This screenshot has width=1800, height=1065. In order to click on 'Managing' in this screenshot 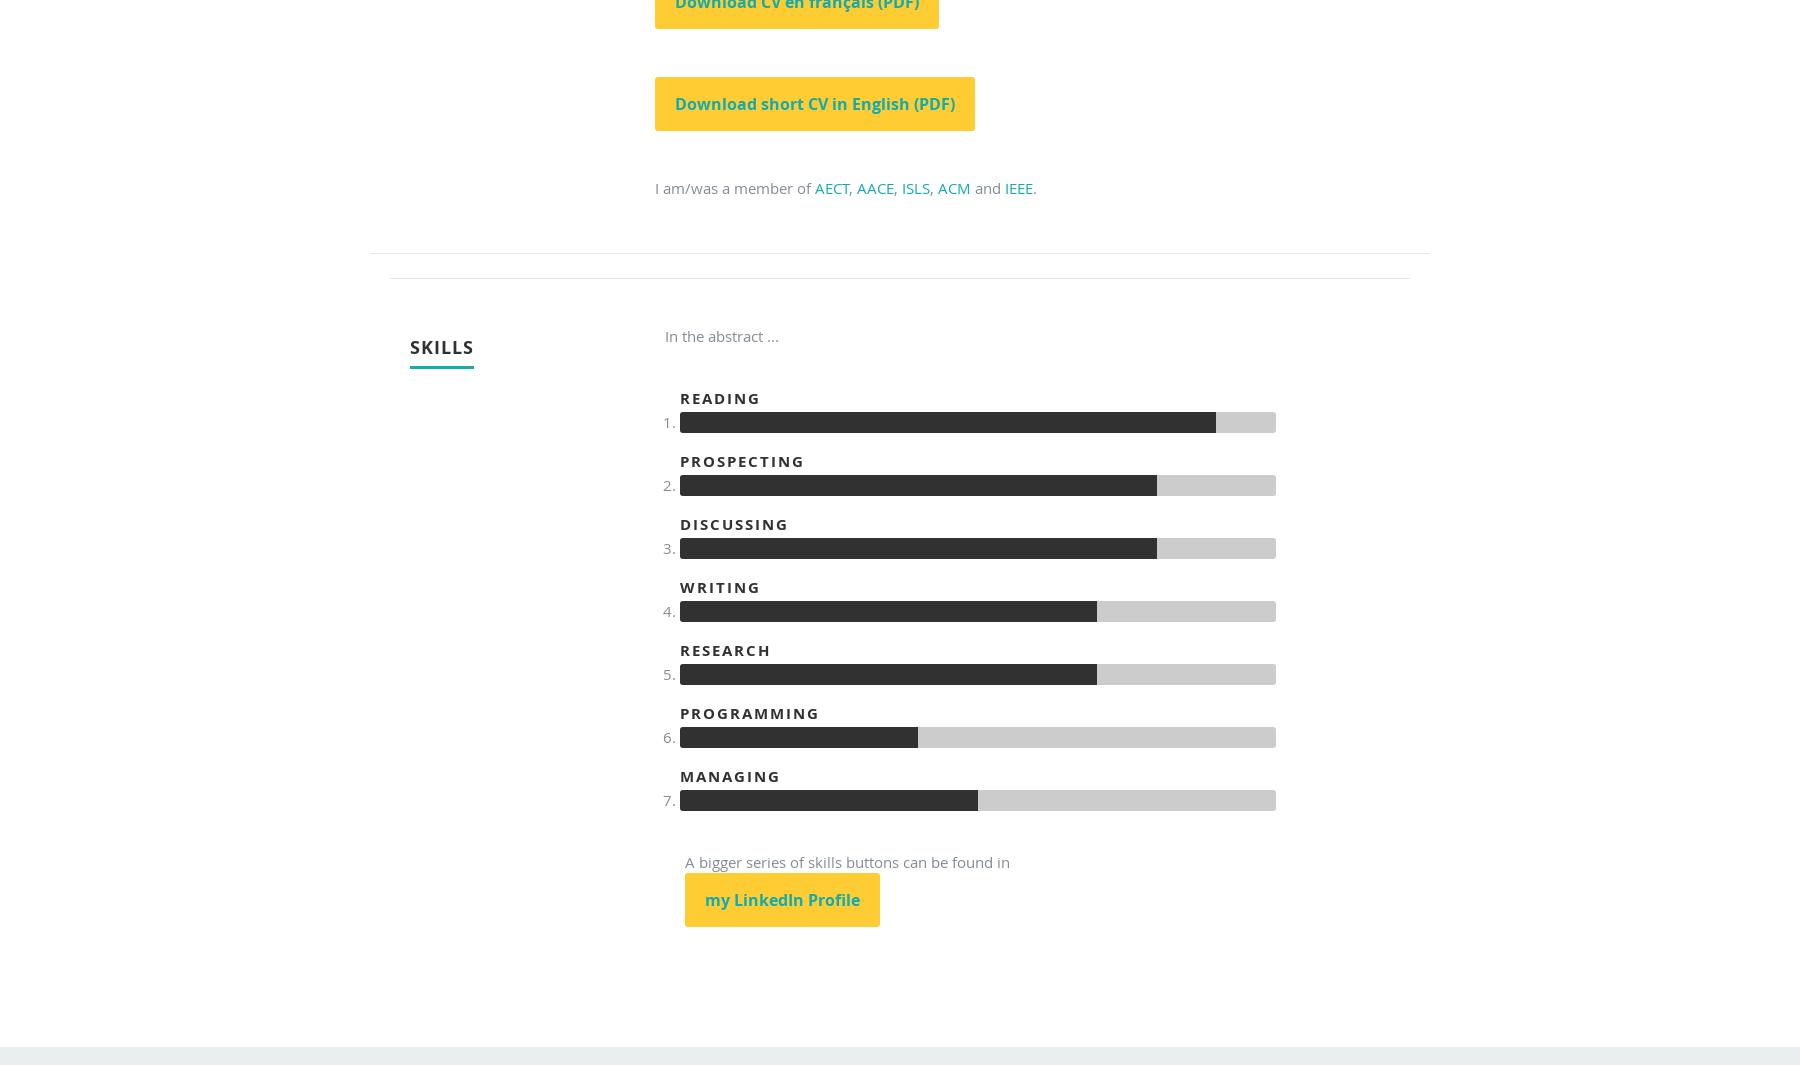, I will do `click(729, 776)`.